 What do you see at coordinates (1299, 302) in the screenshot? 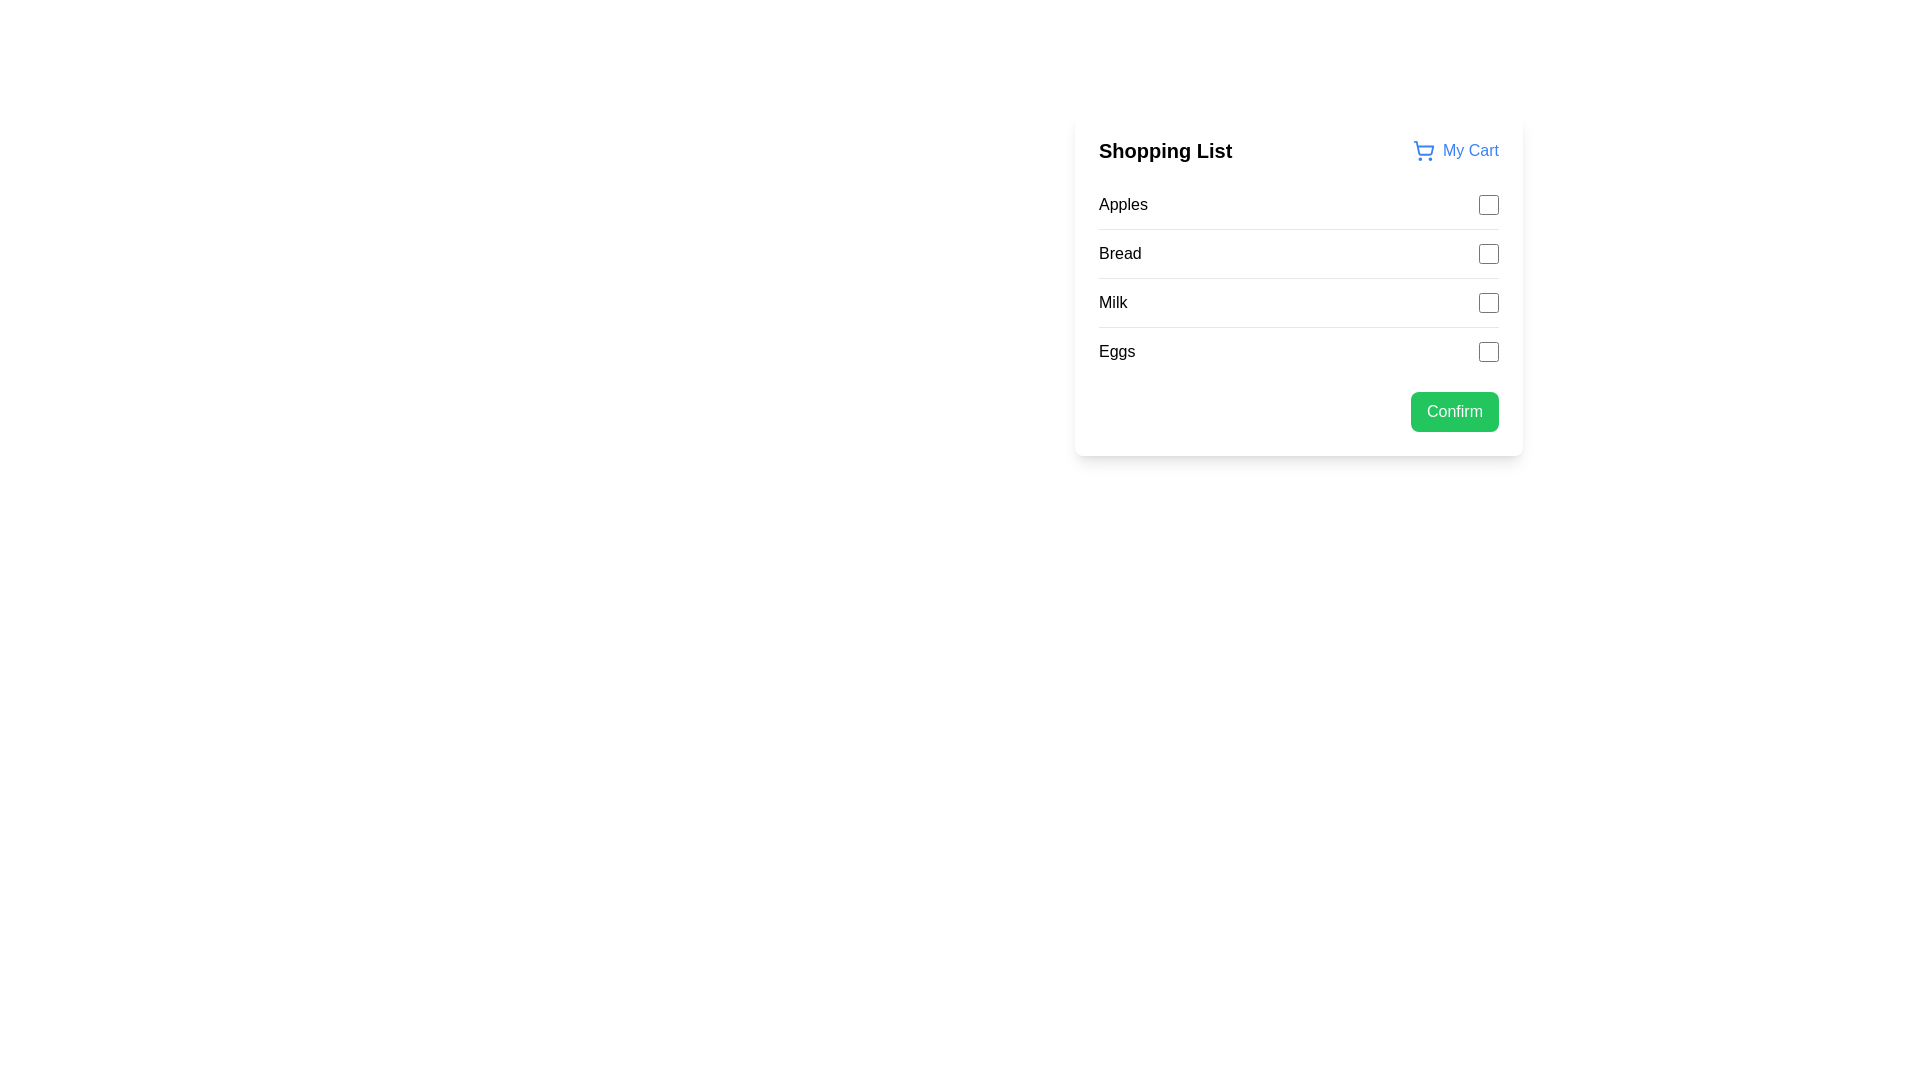
I see `the checkbox in the third row of the 'Shopping List'` at bounding box center [1299, 302].